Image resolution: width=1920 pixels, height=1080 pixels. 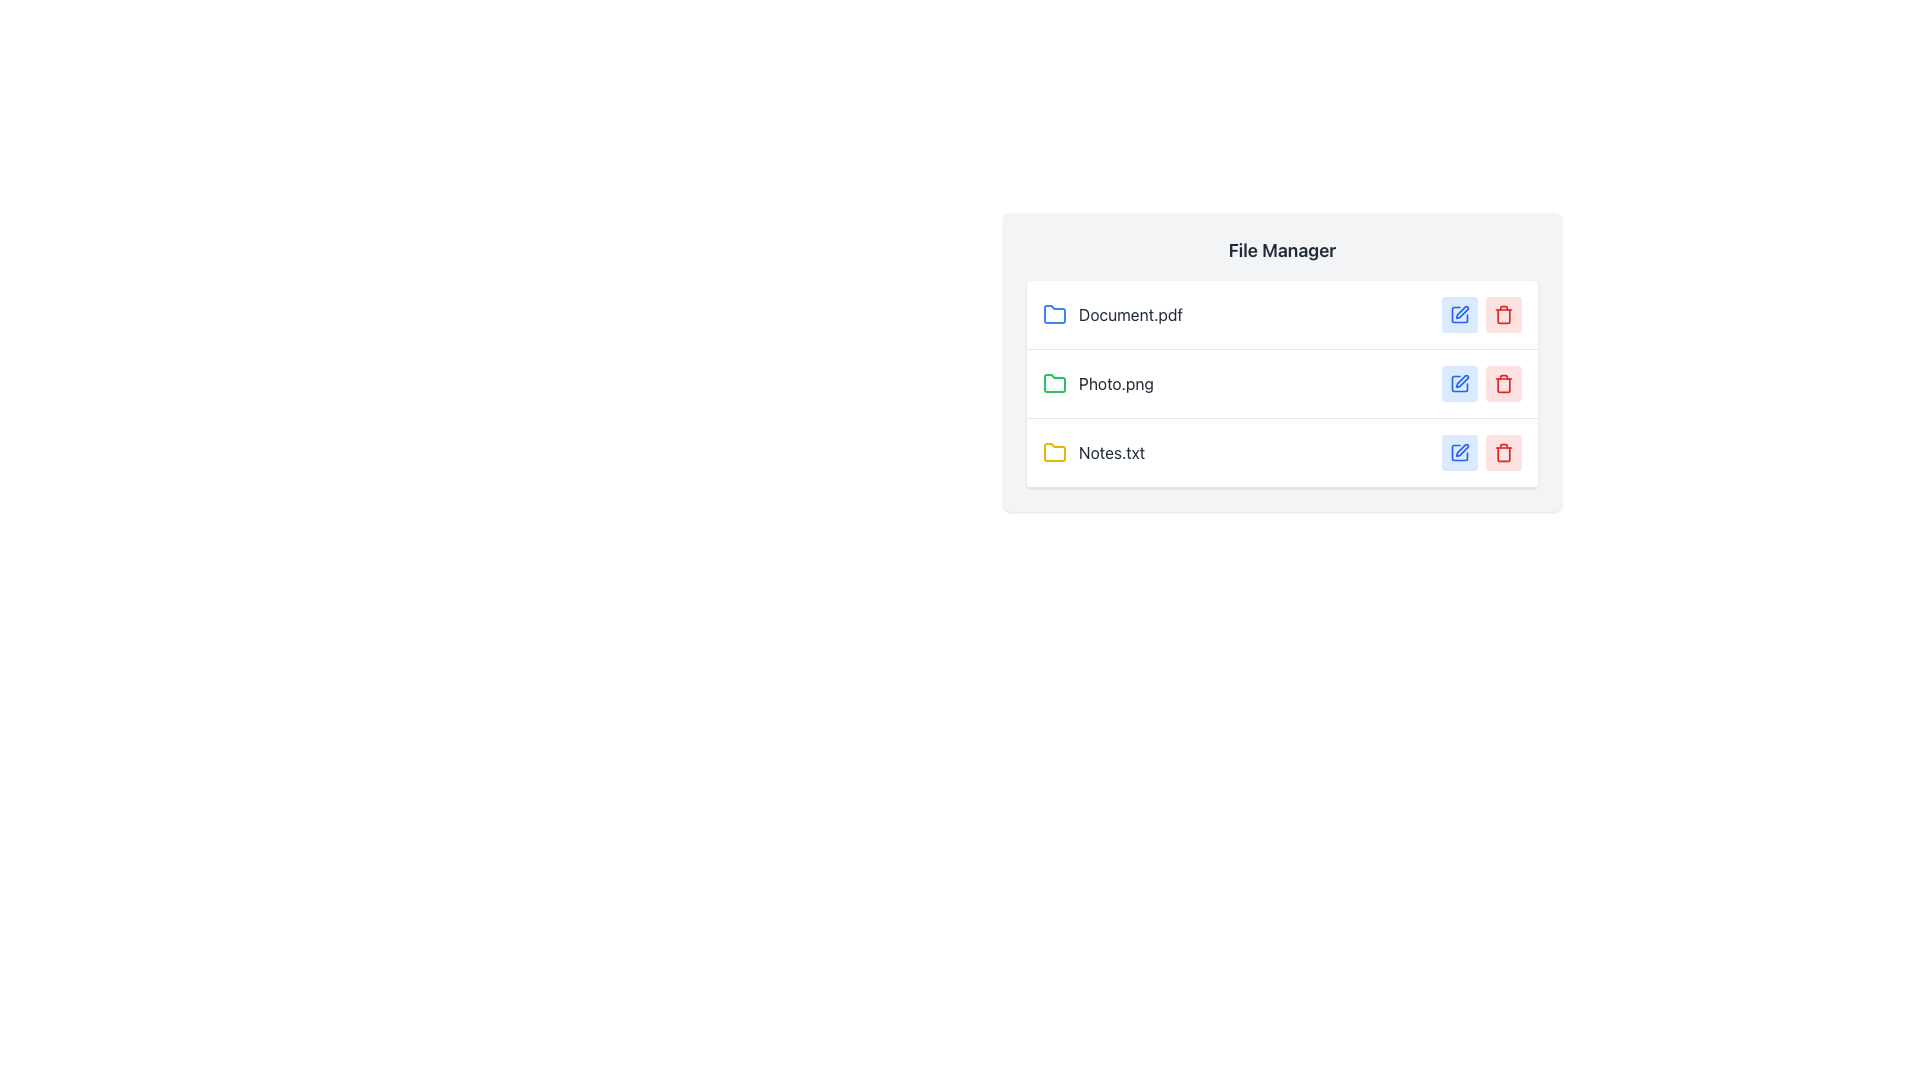 I want to click on the delete button, which is a rounded red button with a trash can icon, located within the file manager interface, so click(x=1503, y=315).